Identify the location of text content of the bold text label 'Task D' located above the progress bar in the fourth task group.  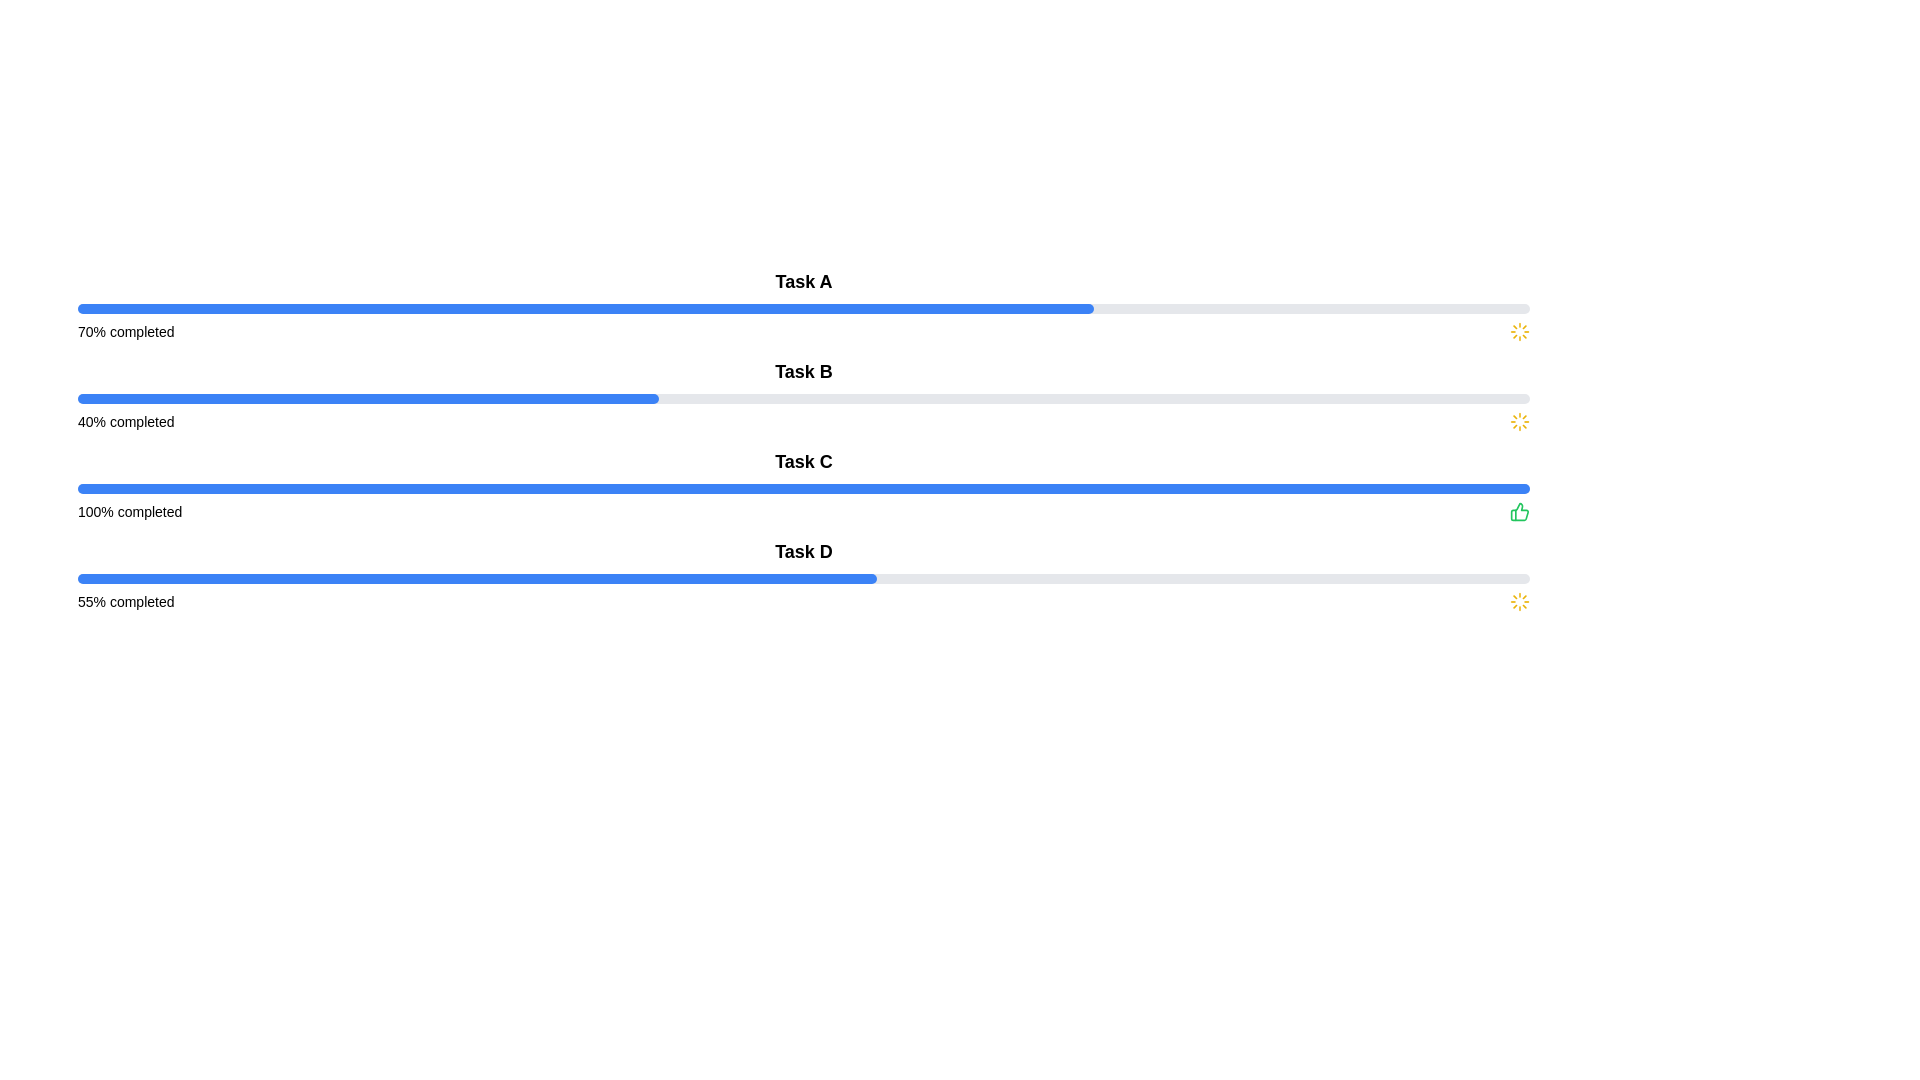
(804, 551).